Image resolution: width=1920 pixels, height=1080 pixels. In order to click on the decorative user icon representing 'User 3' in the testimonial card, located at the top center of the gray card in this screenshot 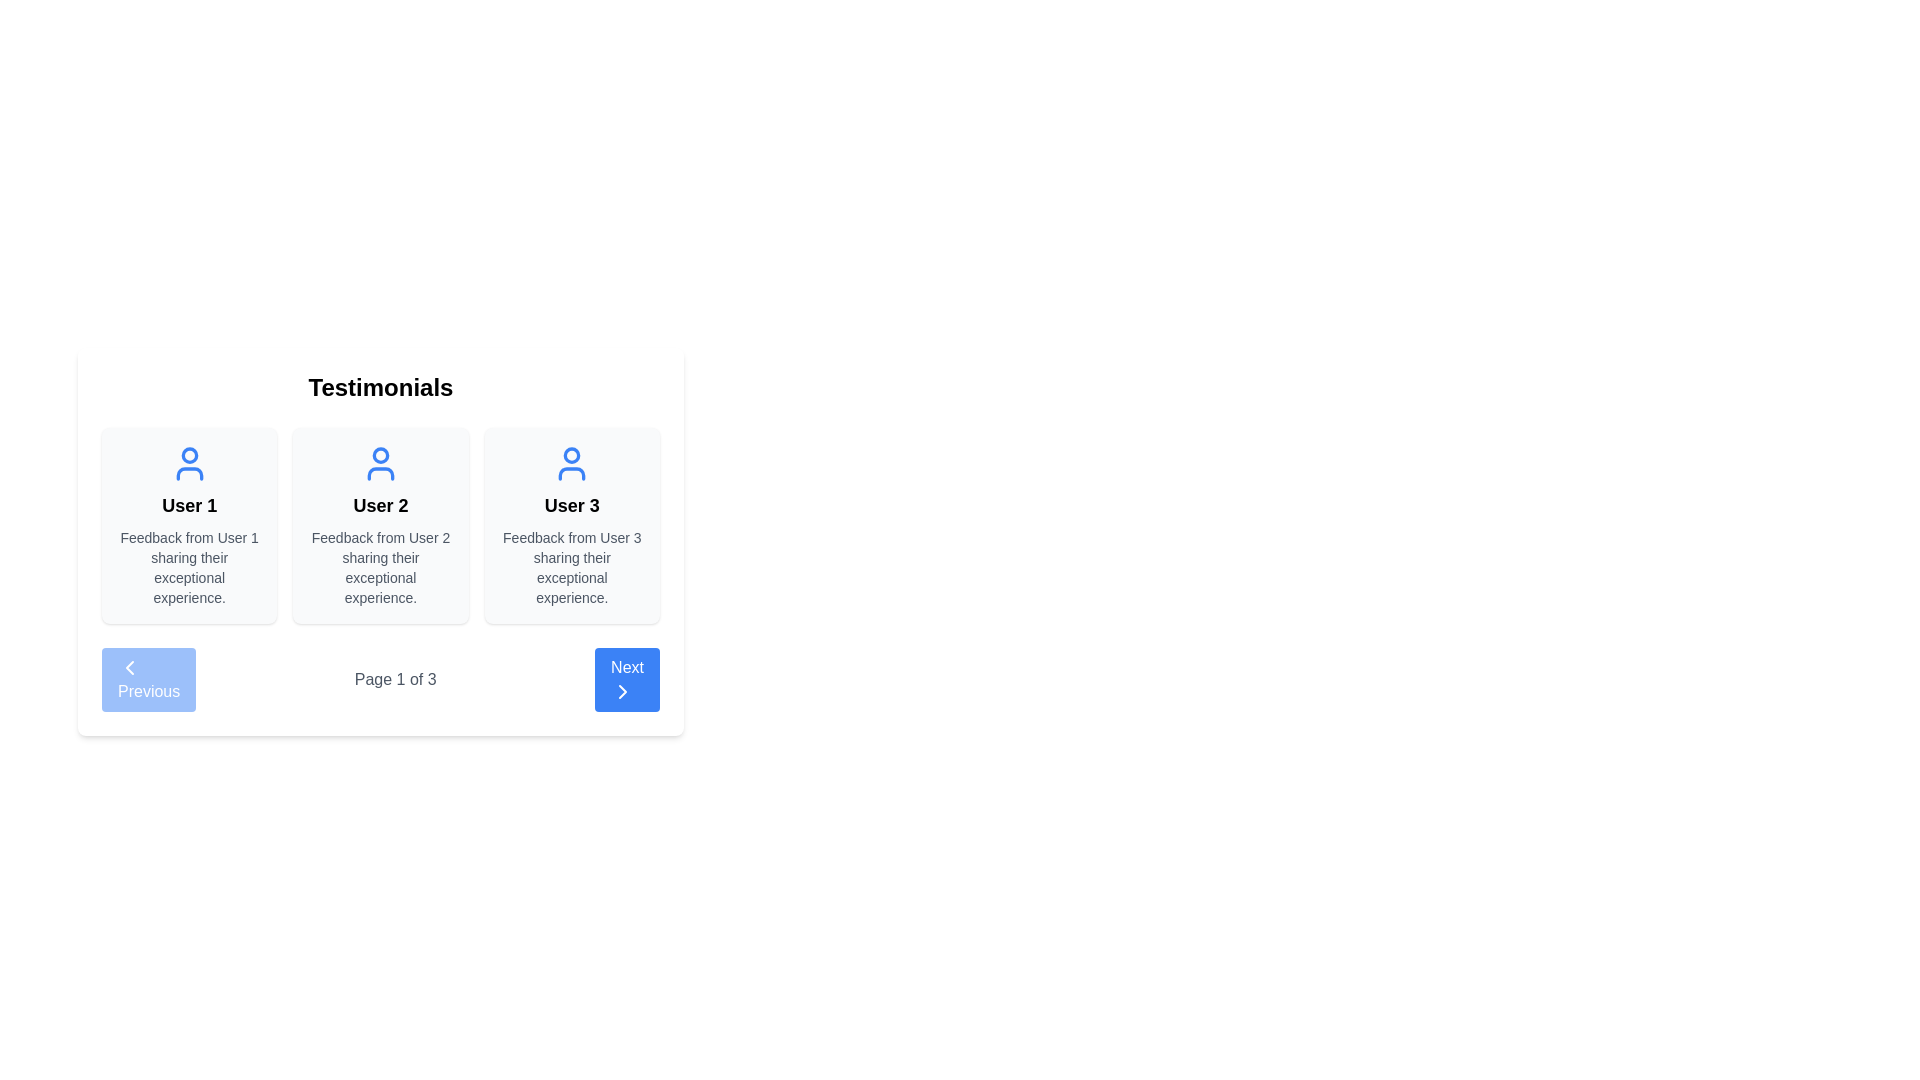, I will do `click(571, 463)`.